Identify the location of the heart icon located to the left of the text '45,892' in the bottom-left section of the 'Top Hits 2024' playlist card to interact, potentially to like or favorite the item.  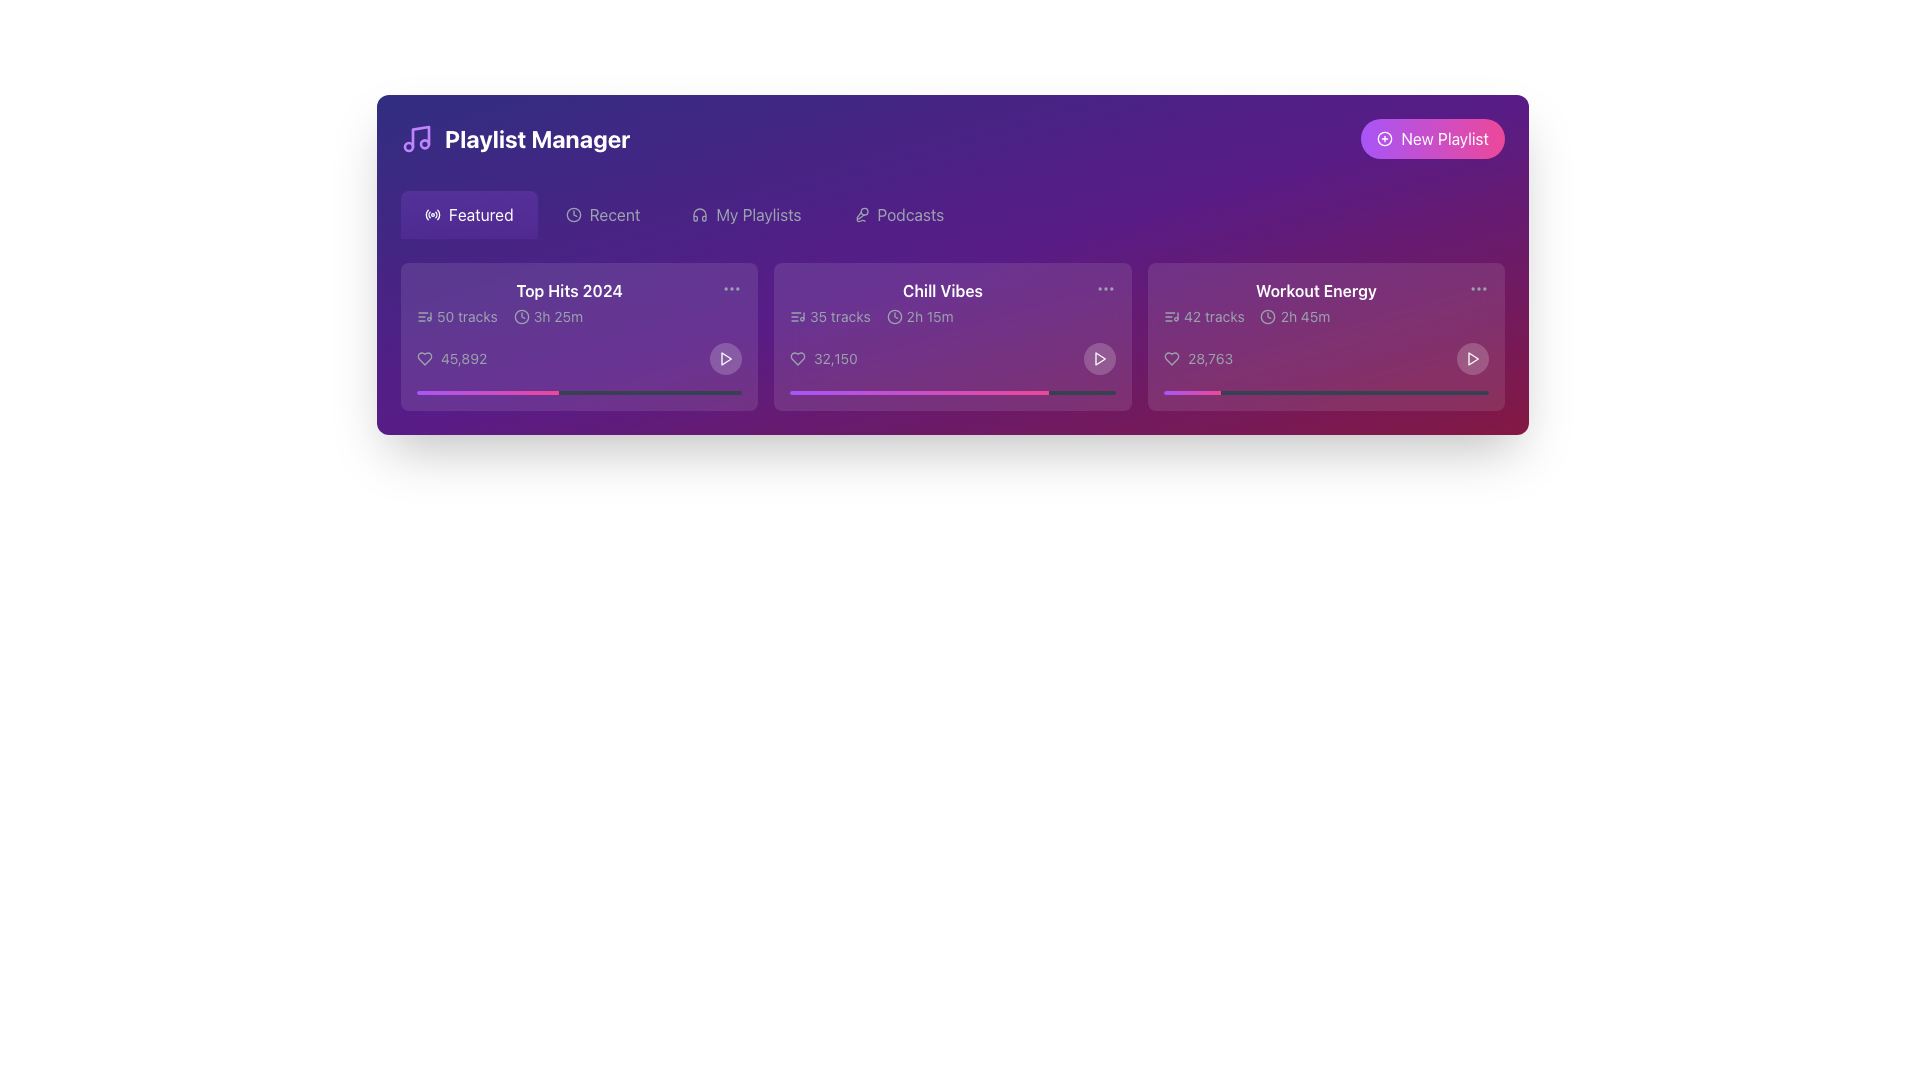
(424, 357).